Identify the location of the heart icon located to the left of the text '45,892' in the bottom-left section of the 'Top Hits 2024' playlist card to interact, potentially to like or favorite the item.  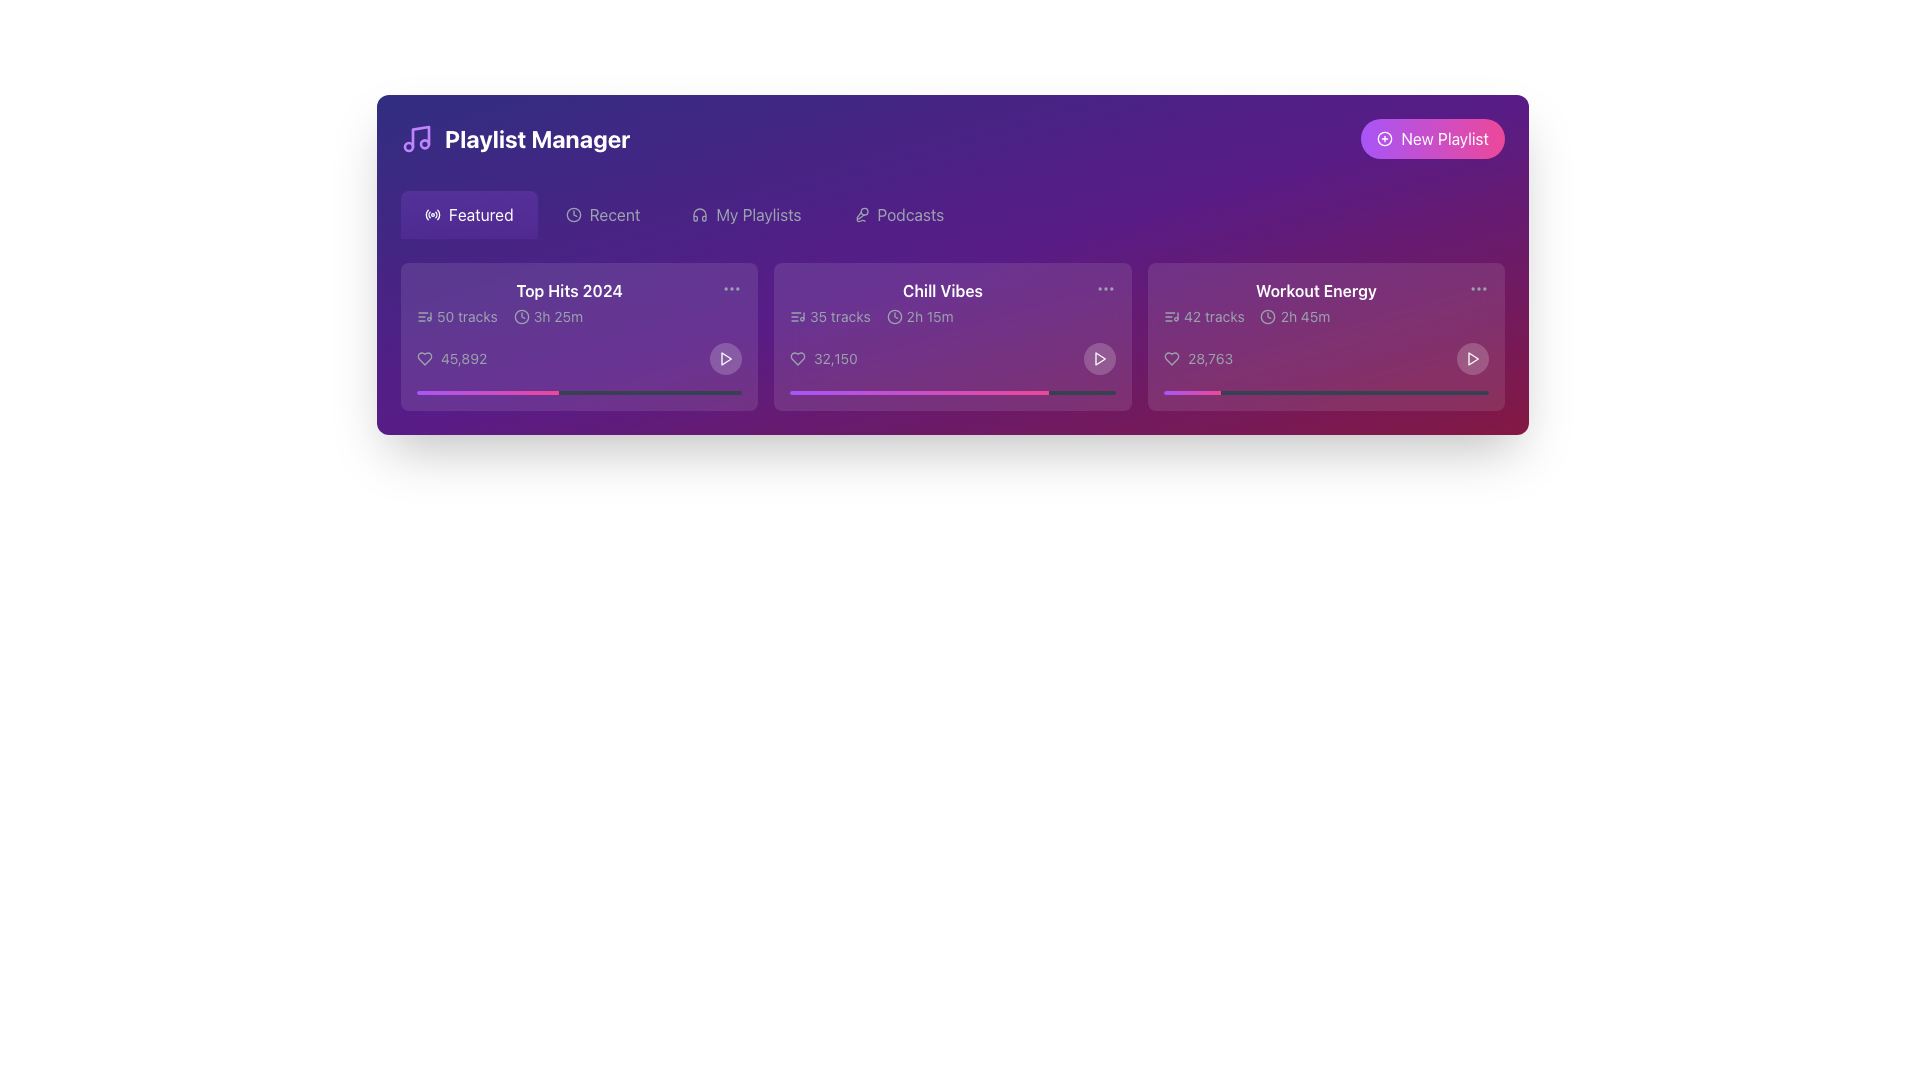
(424, 357).